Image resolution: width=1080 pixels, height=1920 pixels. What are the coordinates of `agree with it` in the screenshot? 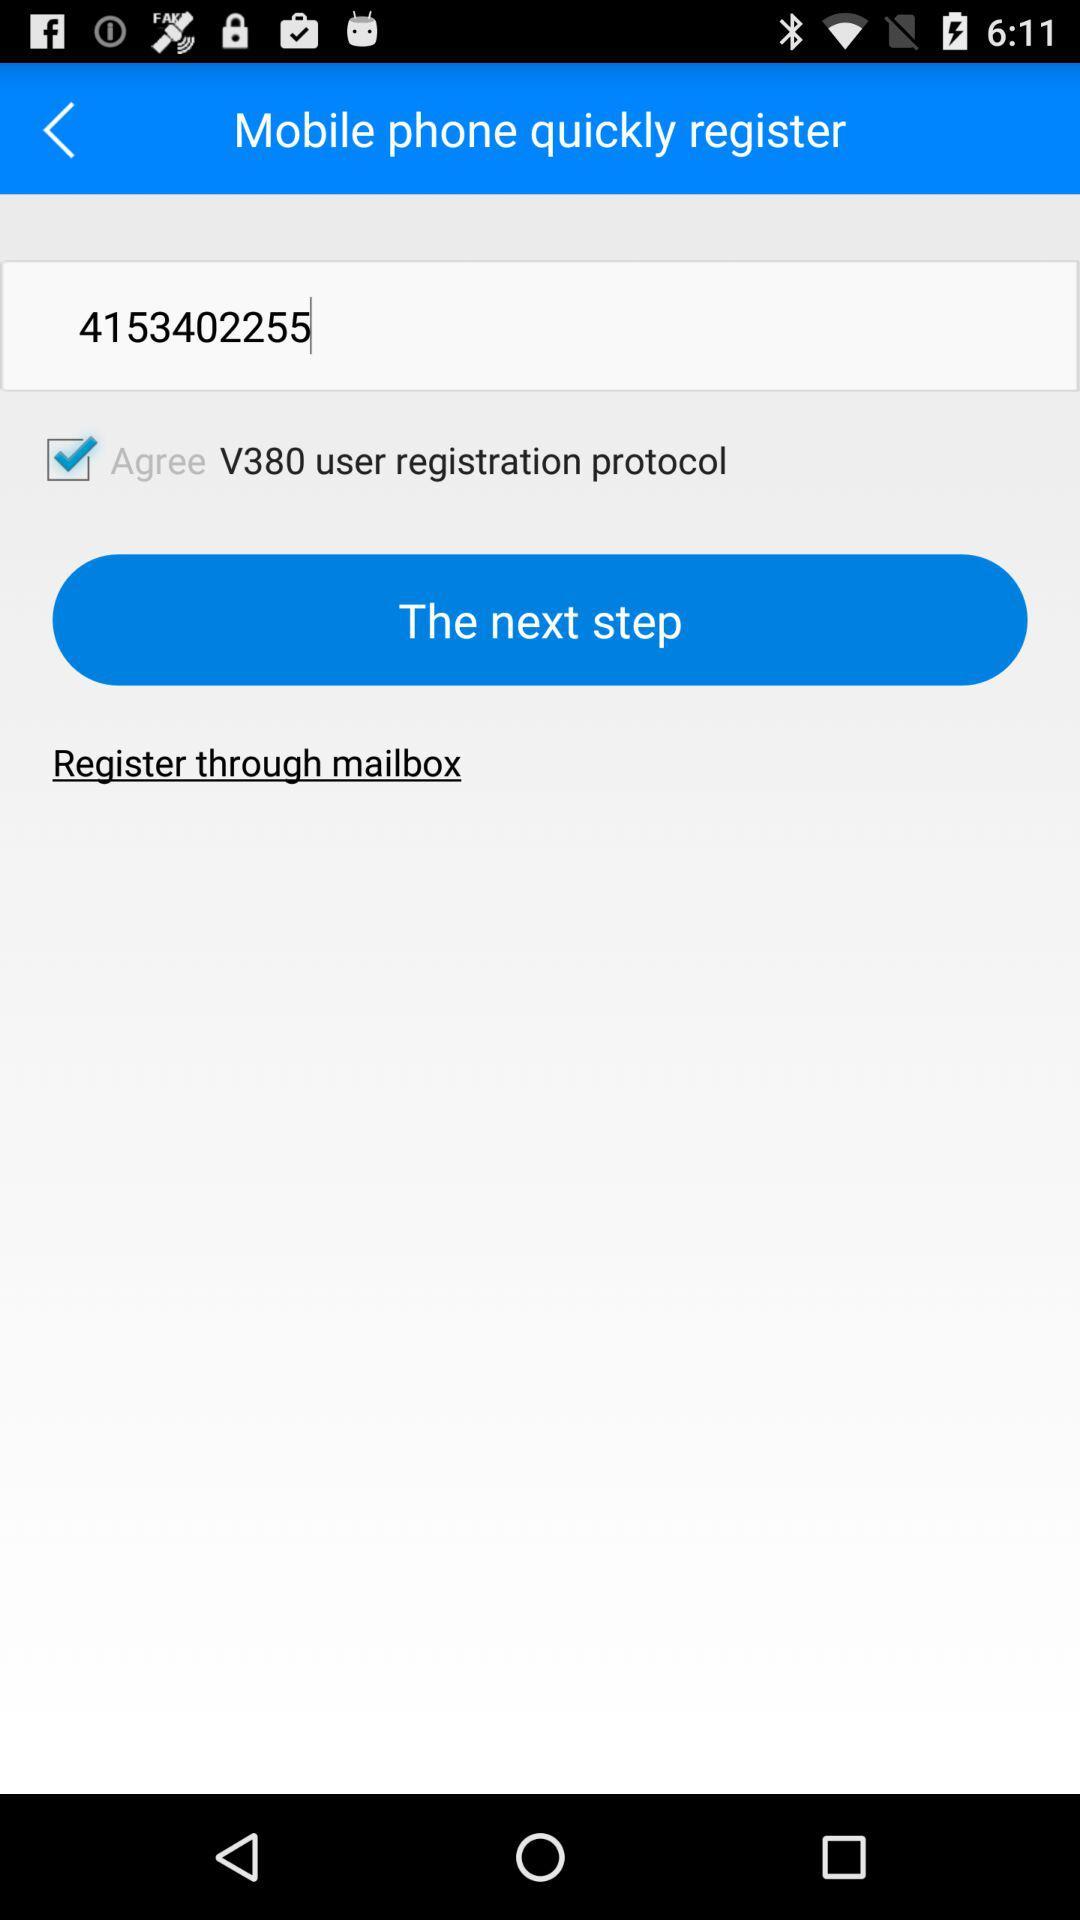 It's located at (67, 458).